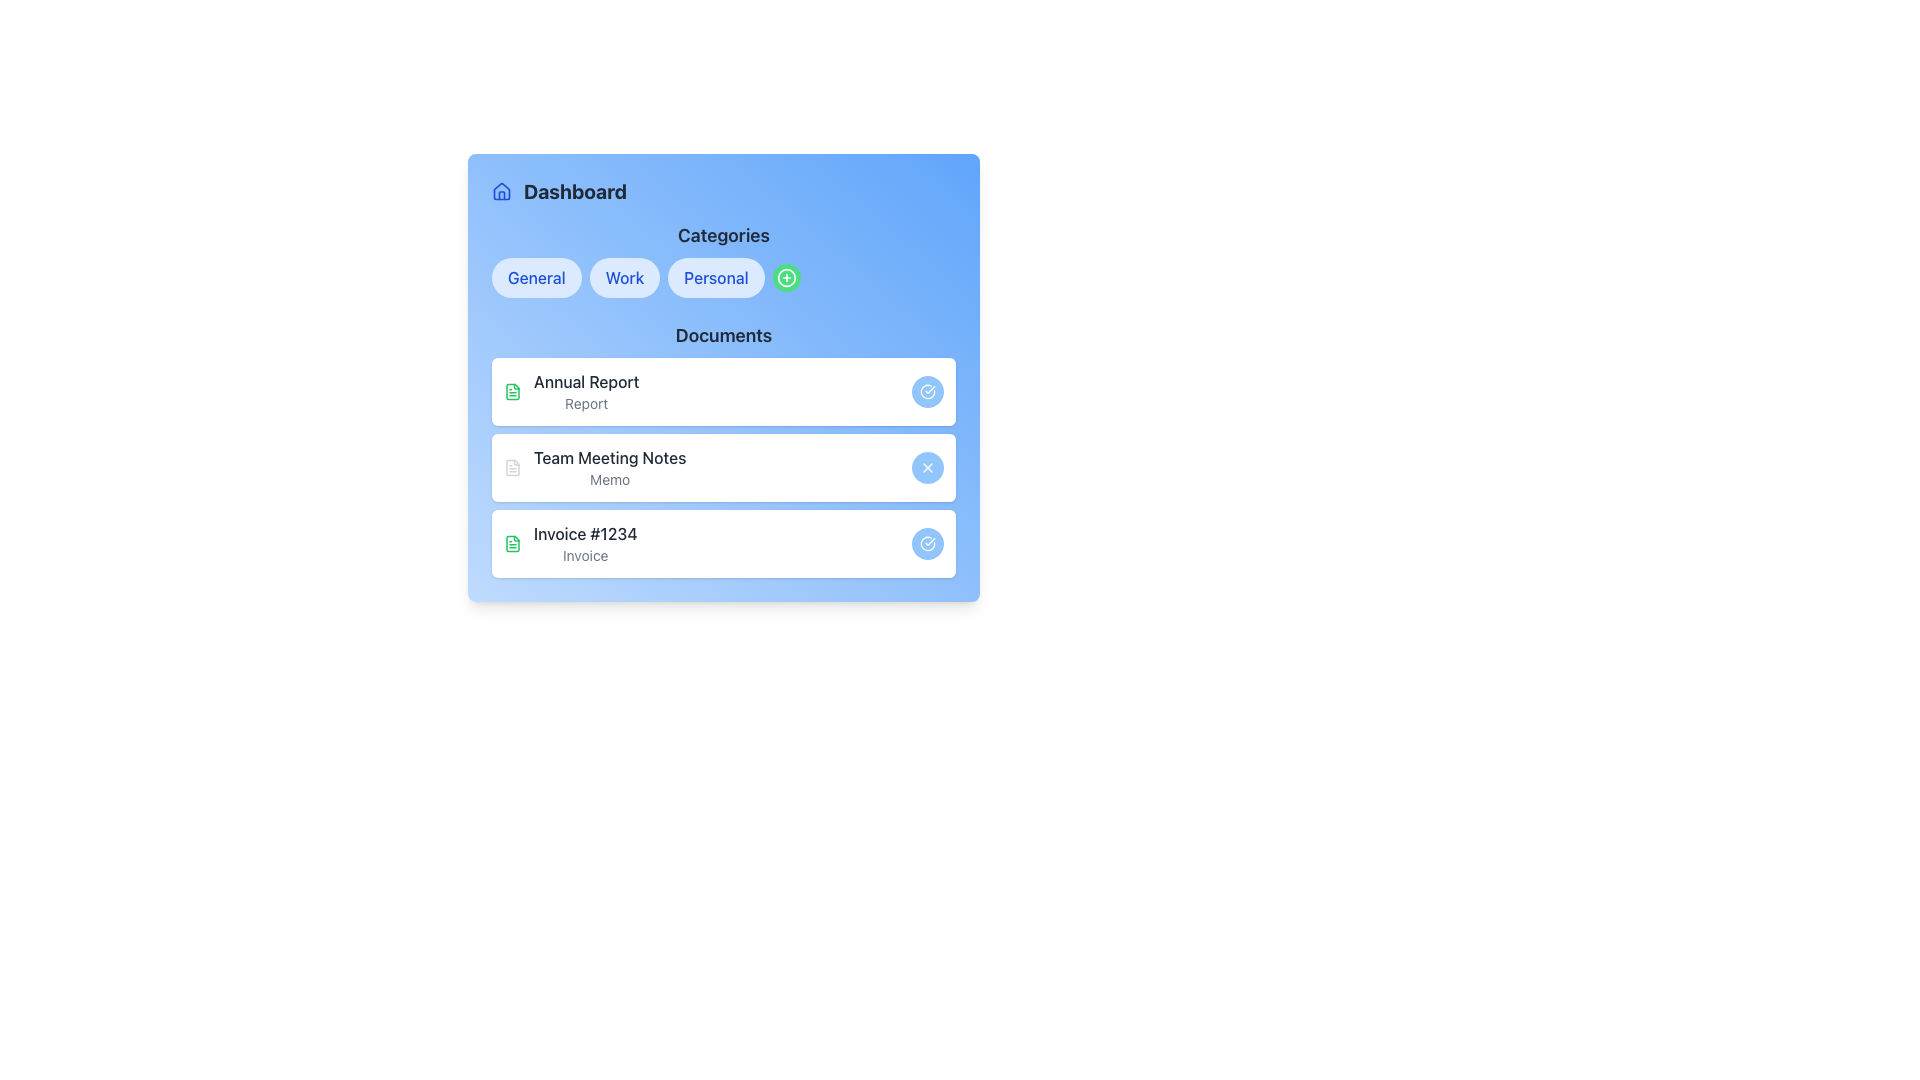 The image size is (1920, 1080). I want to click on the Text Label that categorizes the entry 'Invoice #1234', located within the card layout directly beneath the primary heading 'Invoice #1234', so click(584, 555).